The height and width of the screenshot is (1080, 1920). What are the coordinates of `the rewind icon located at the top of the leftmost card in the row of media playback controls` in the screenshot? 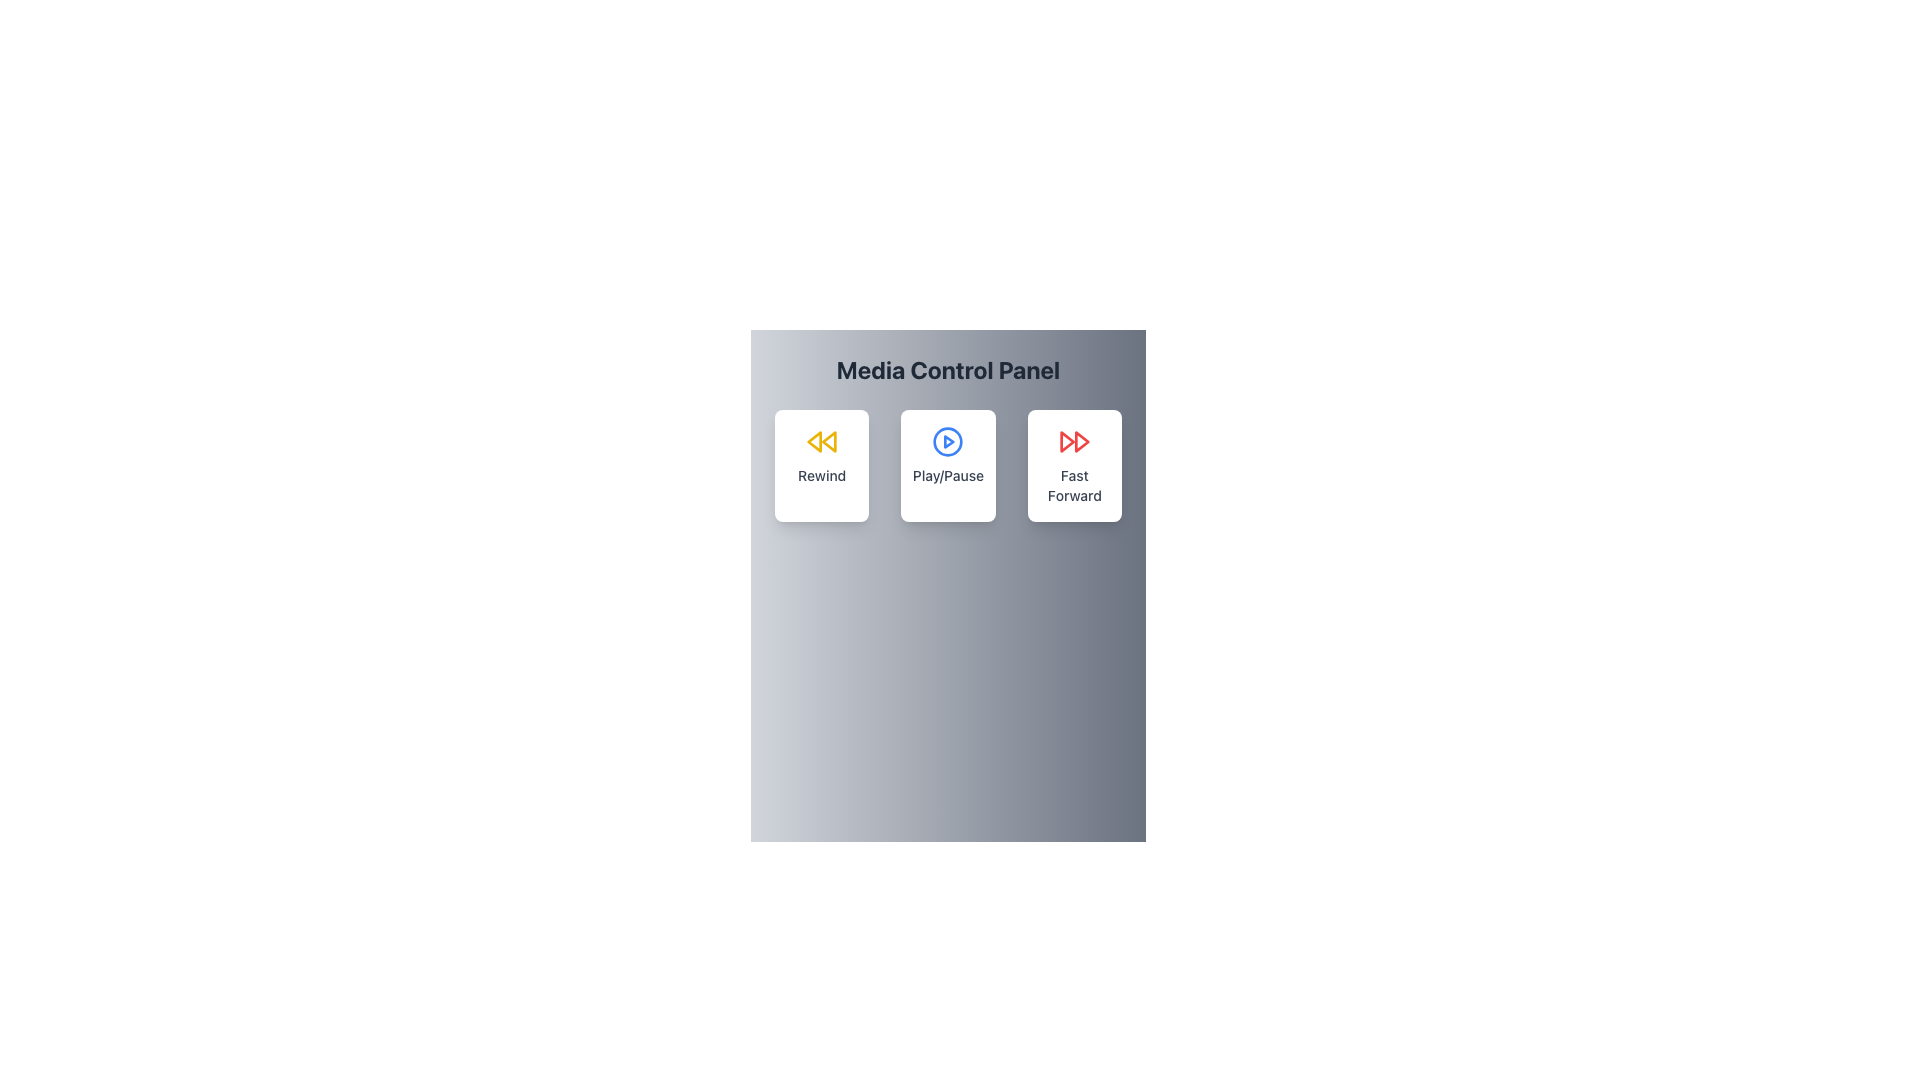 It's located at (822, 441).